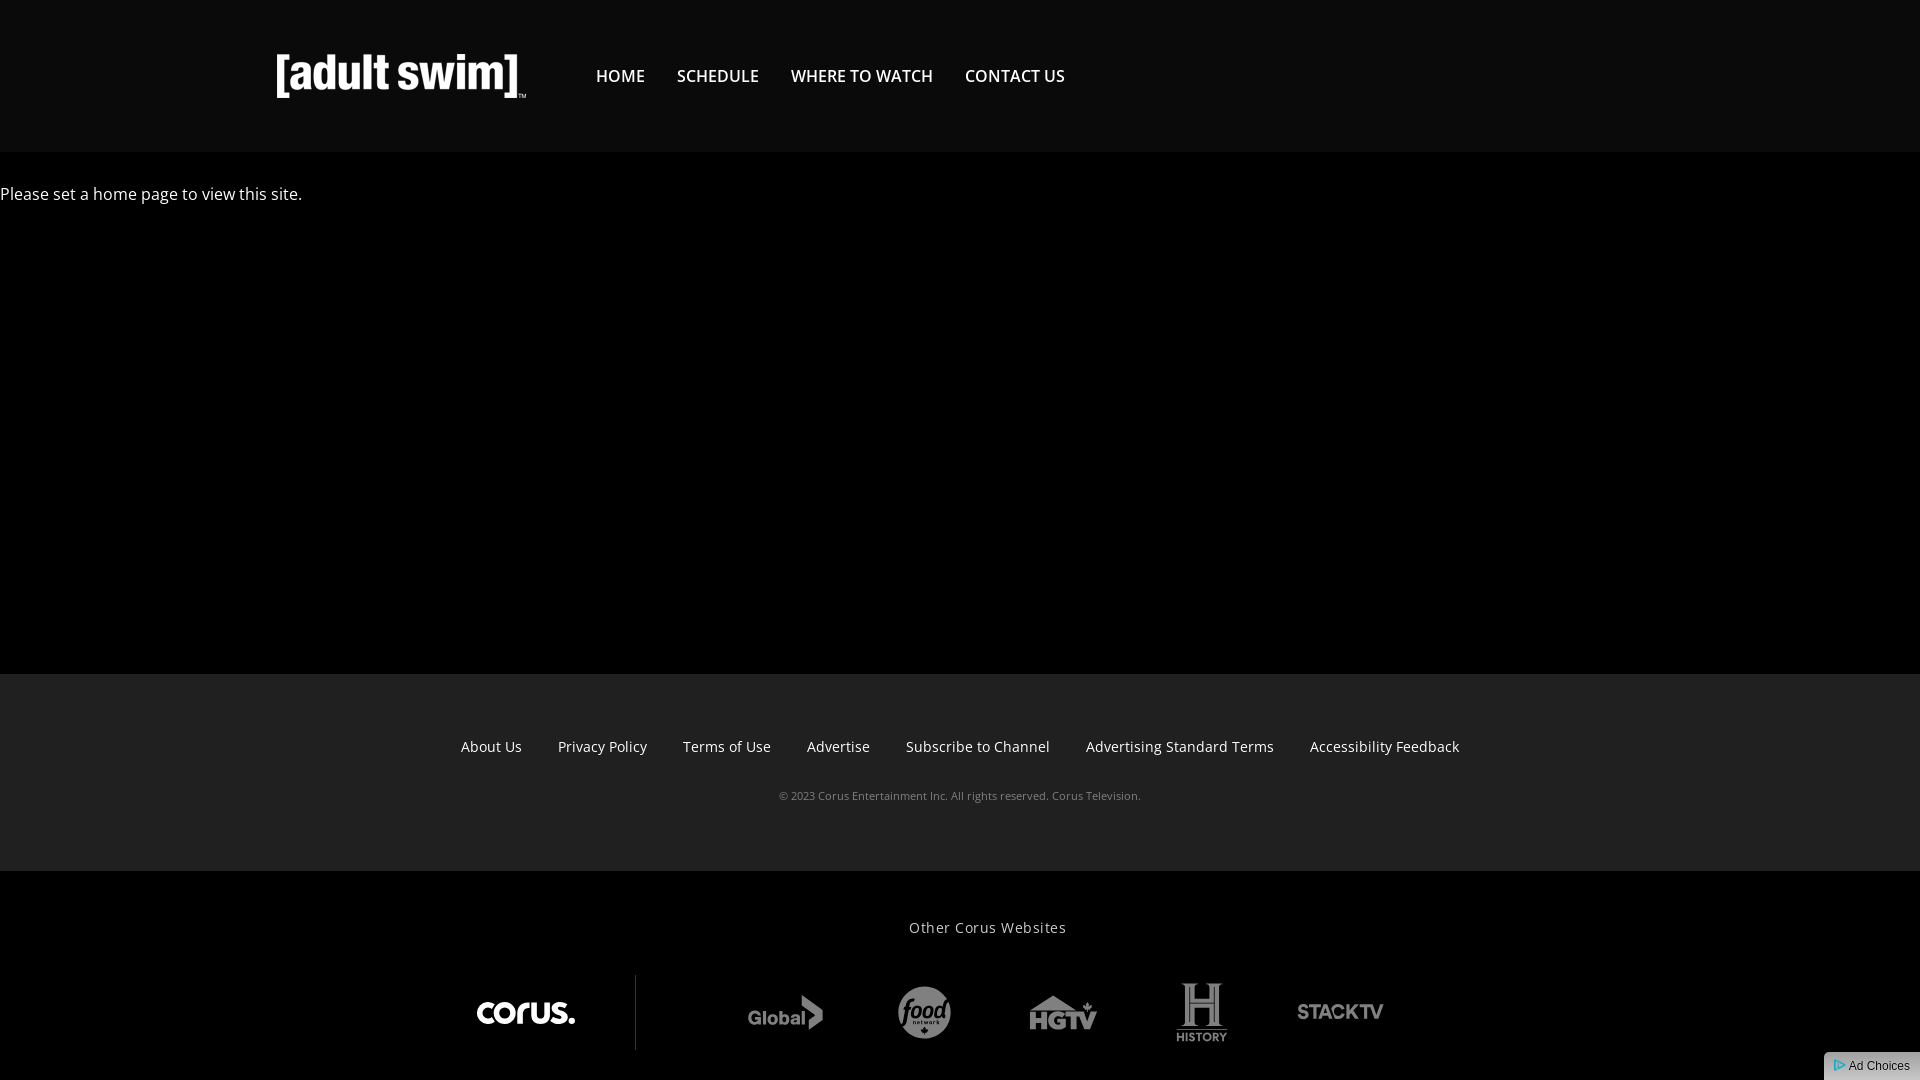 The width and height of the screenshot is (1920, 1080). What do you see at coordinates (1320, 997) in the screenshot?
I see `'Stacktv'` at bounding box center [1320, 997].